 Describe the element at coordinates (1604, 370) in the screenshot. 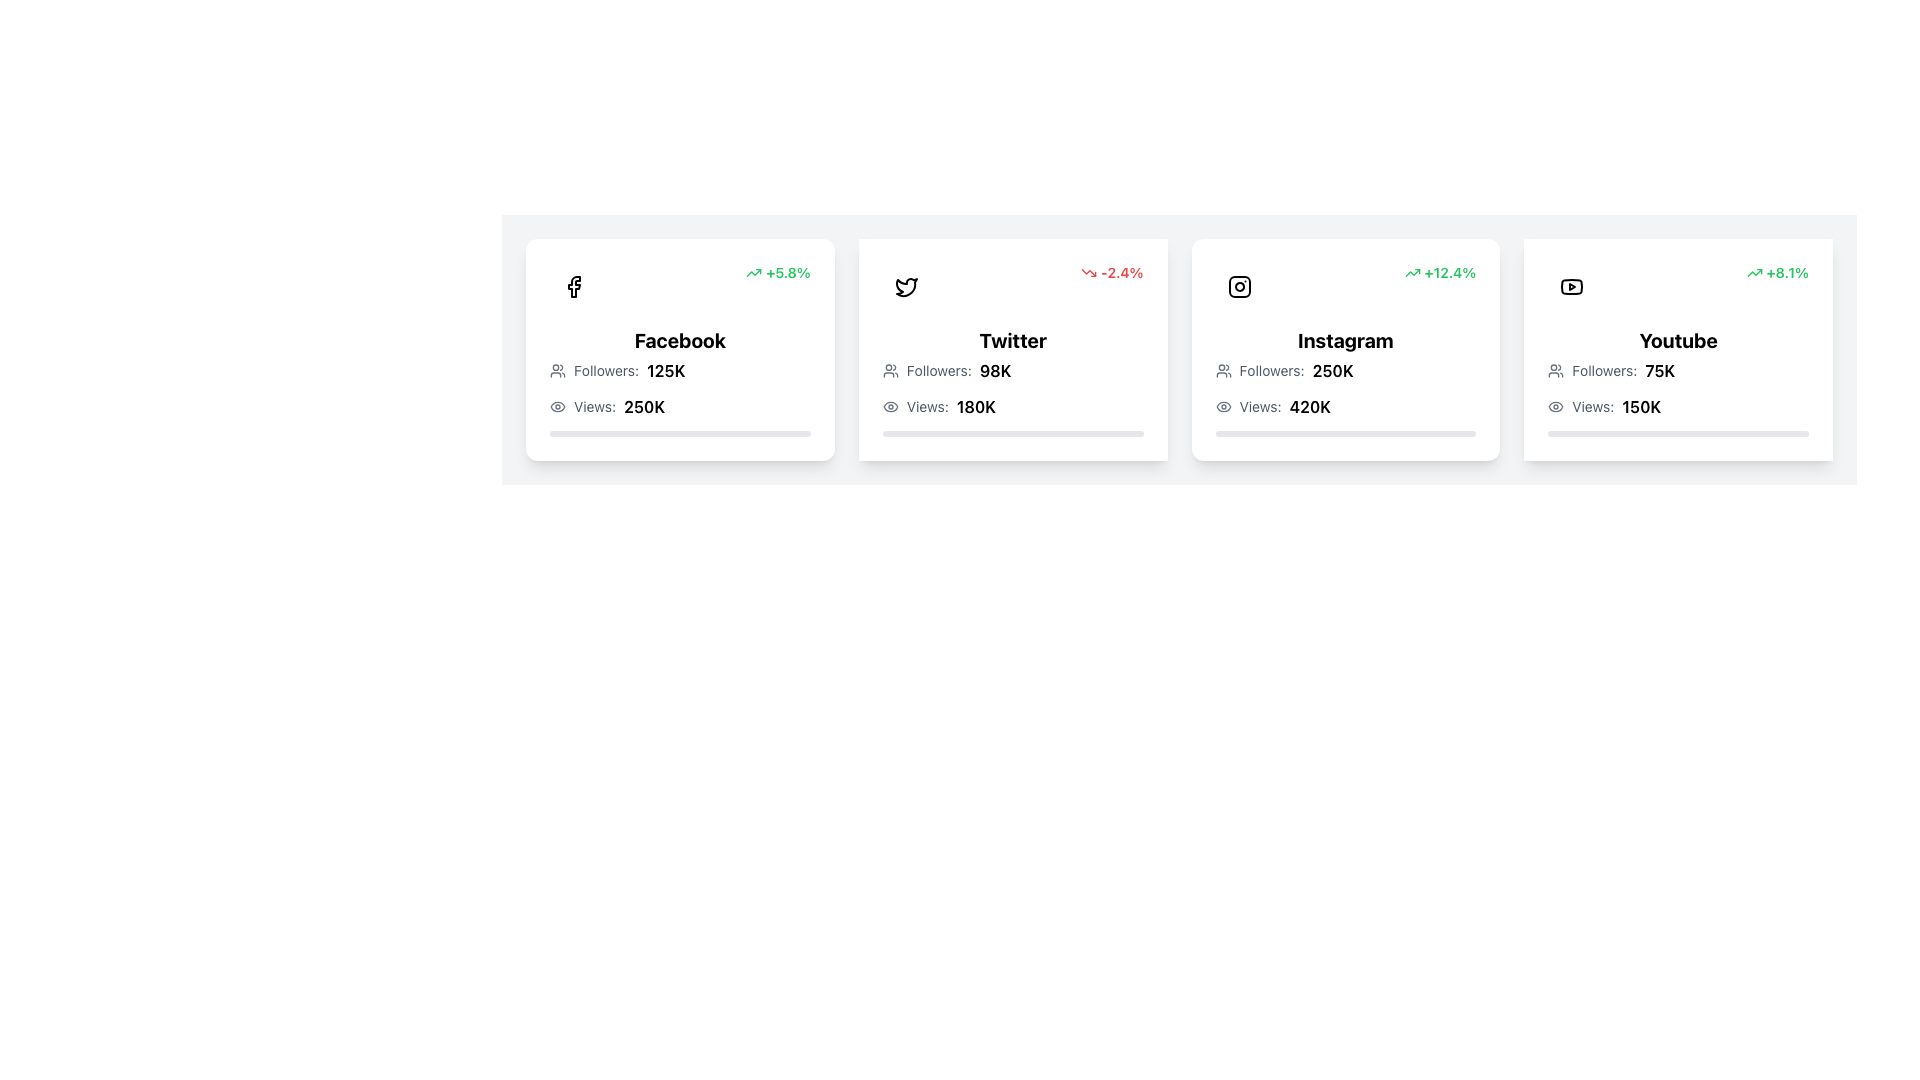

I see `the Text label indicating the number of followers for the YouTube platform, located within the YouTube card, positioned below the card's heading and above the views-related text` at that location.